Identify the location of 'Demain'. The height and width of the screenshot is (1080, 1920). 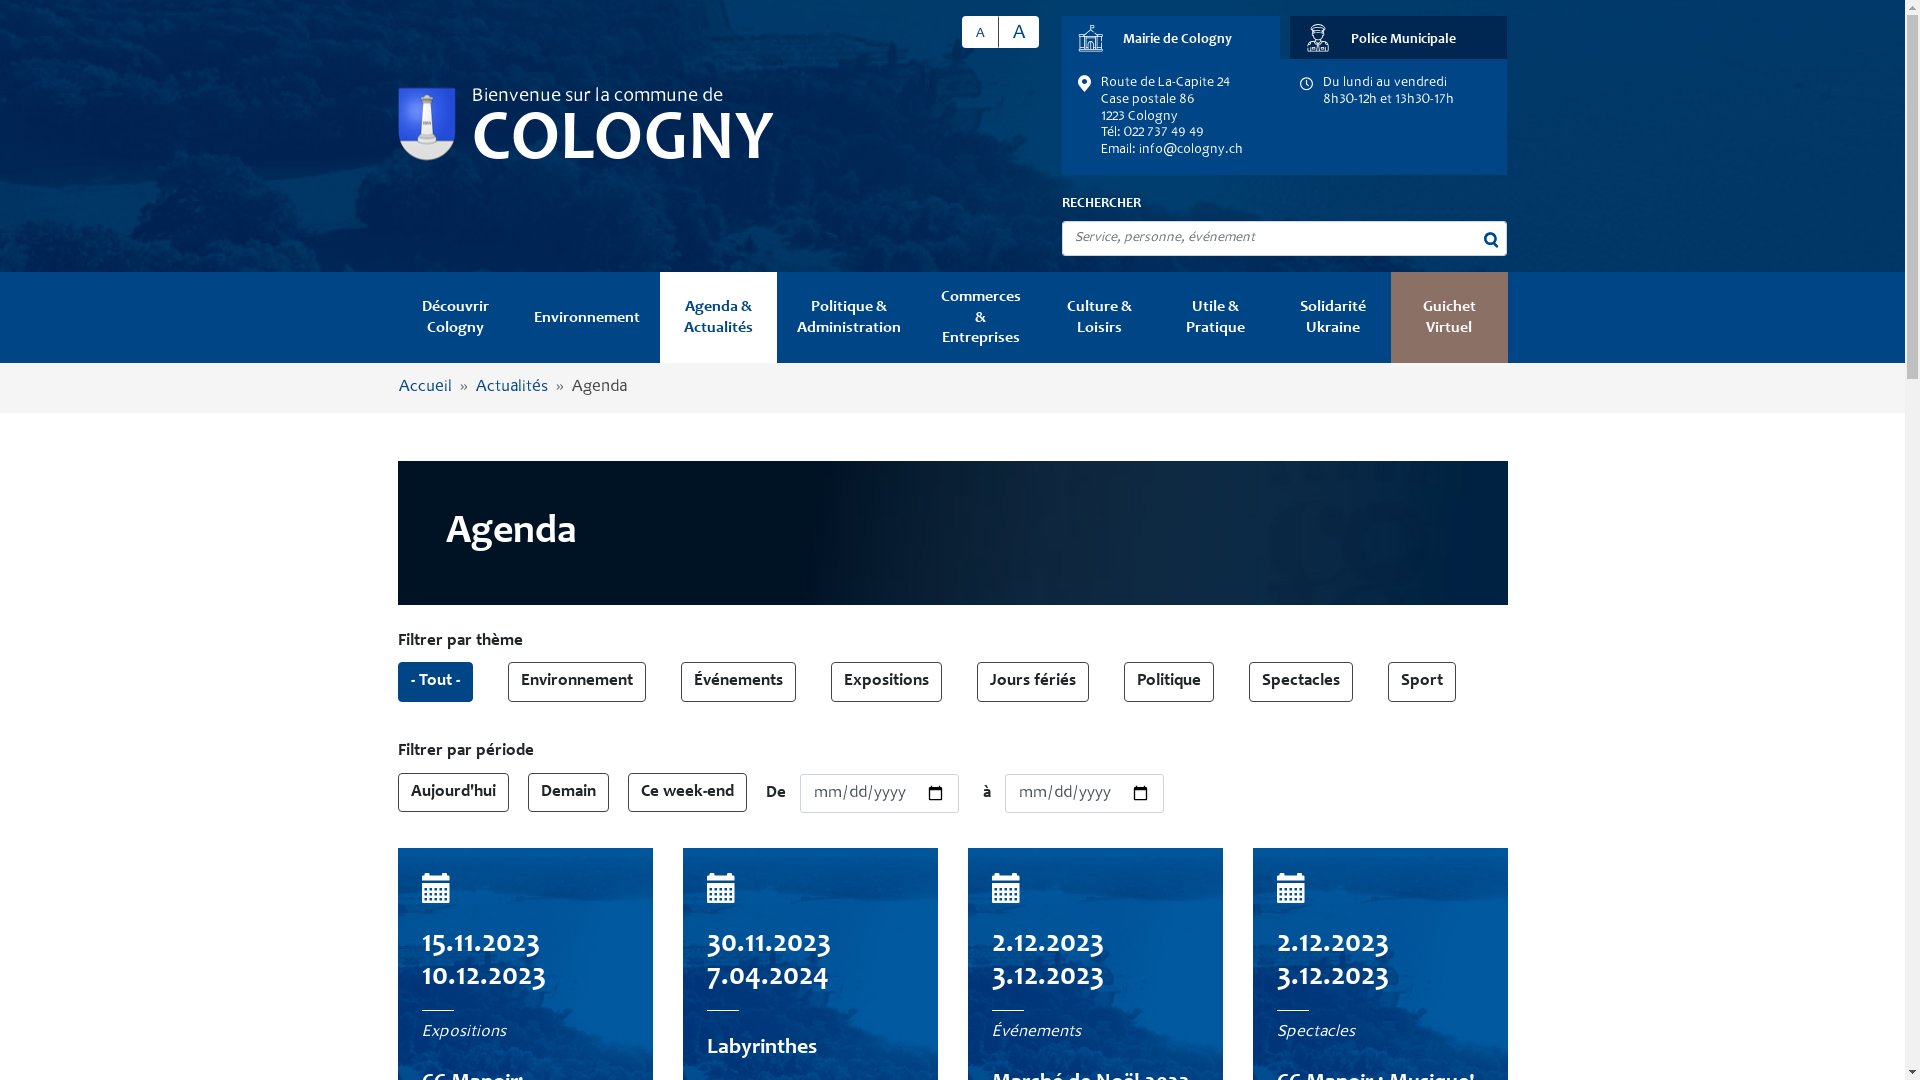
(567, 792).